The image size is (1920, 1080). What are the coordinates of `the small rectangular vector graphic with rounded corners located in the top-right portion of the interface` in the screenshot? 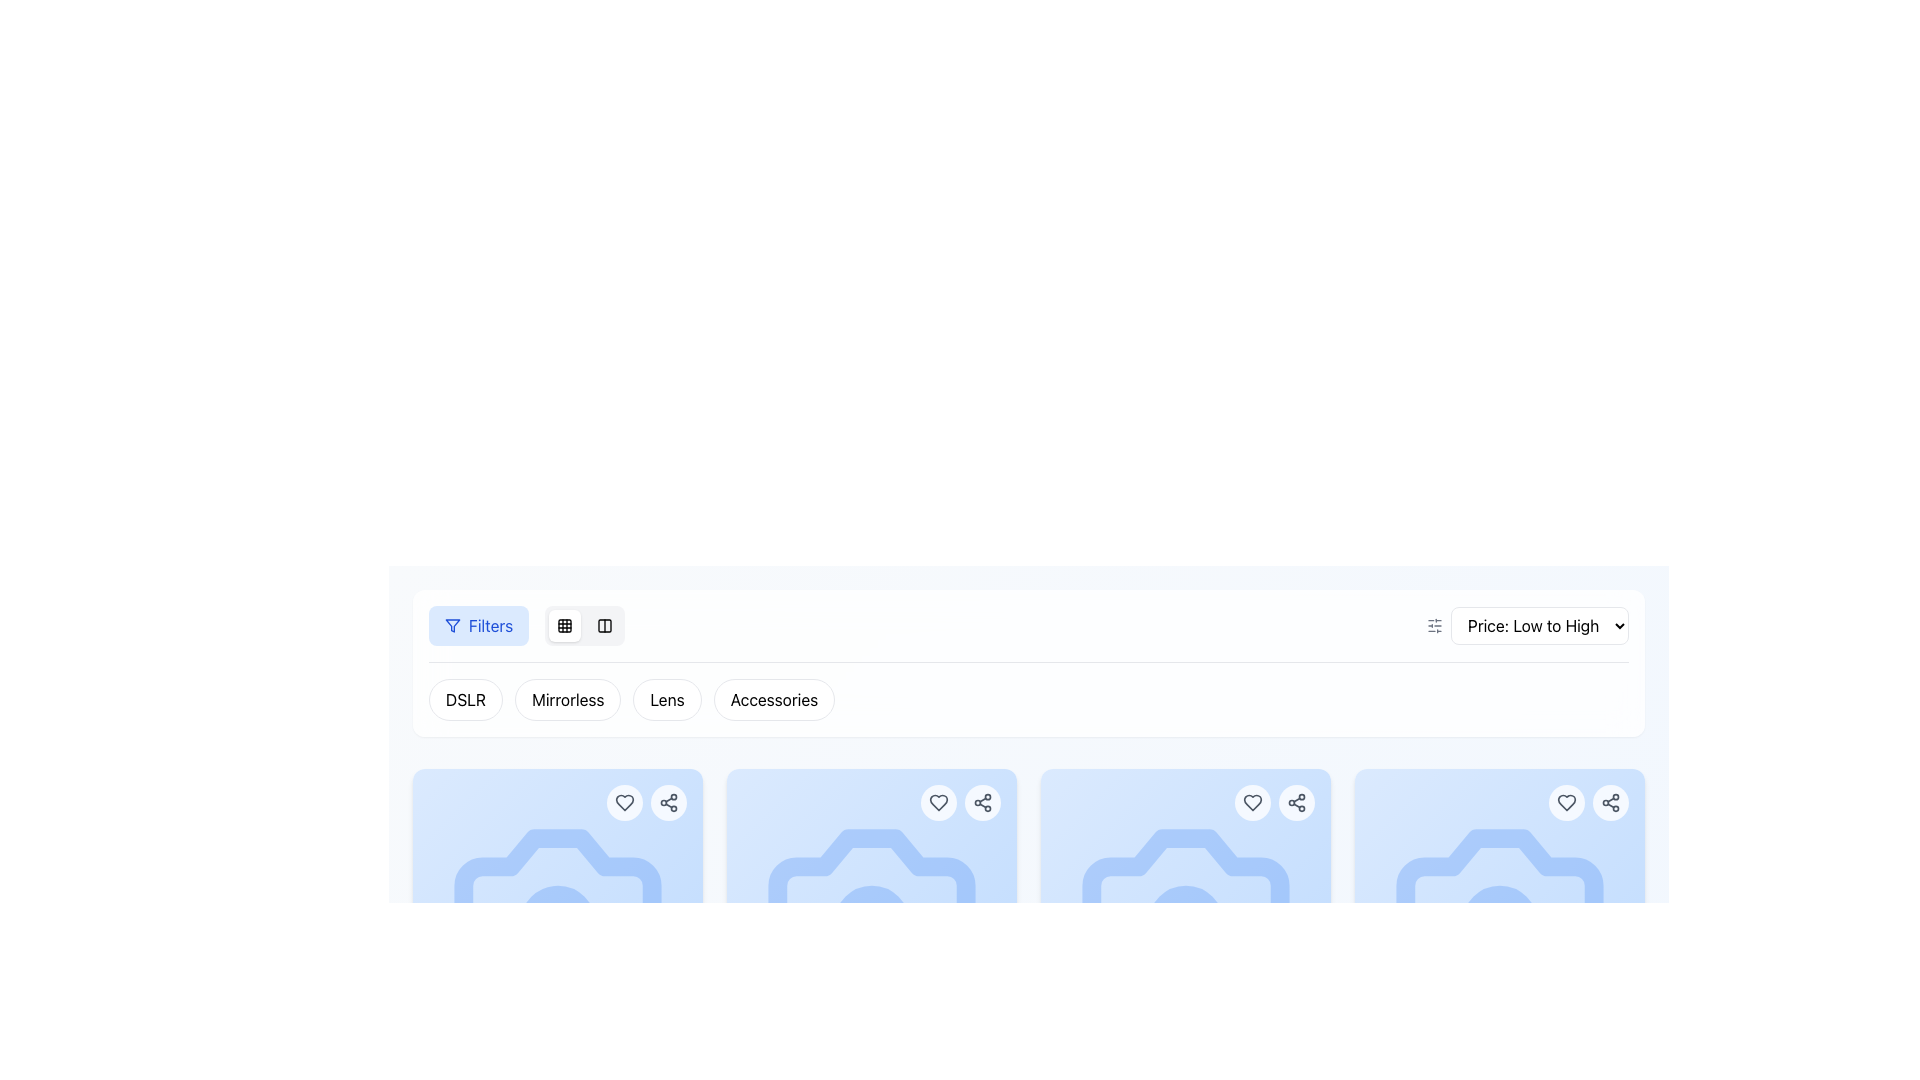 It's located at (604, 624).